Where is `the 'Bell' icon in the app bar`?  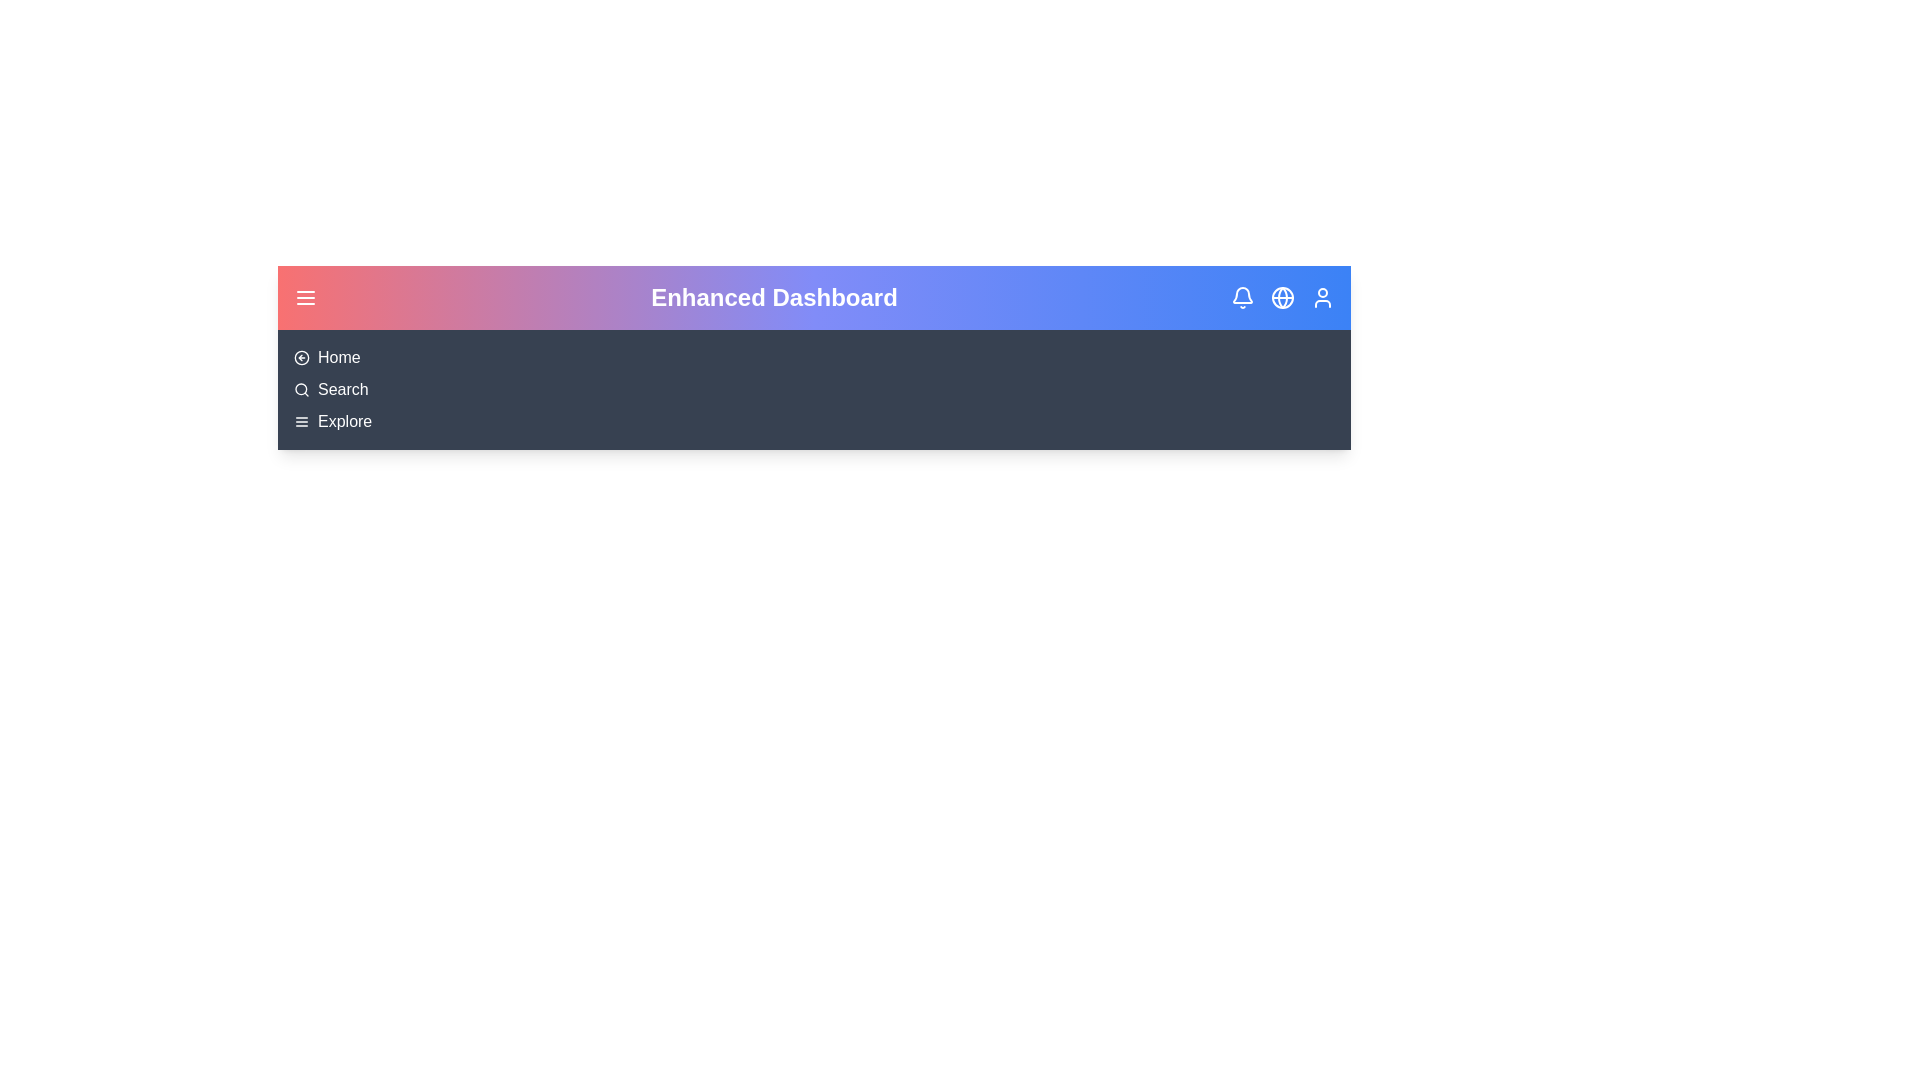
the 'Bell' icon in the app bar is located at coordinates (1242, 297).